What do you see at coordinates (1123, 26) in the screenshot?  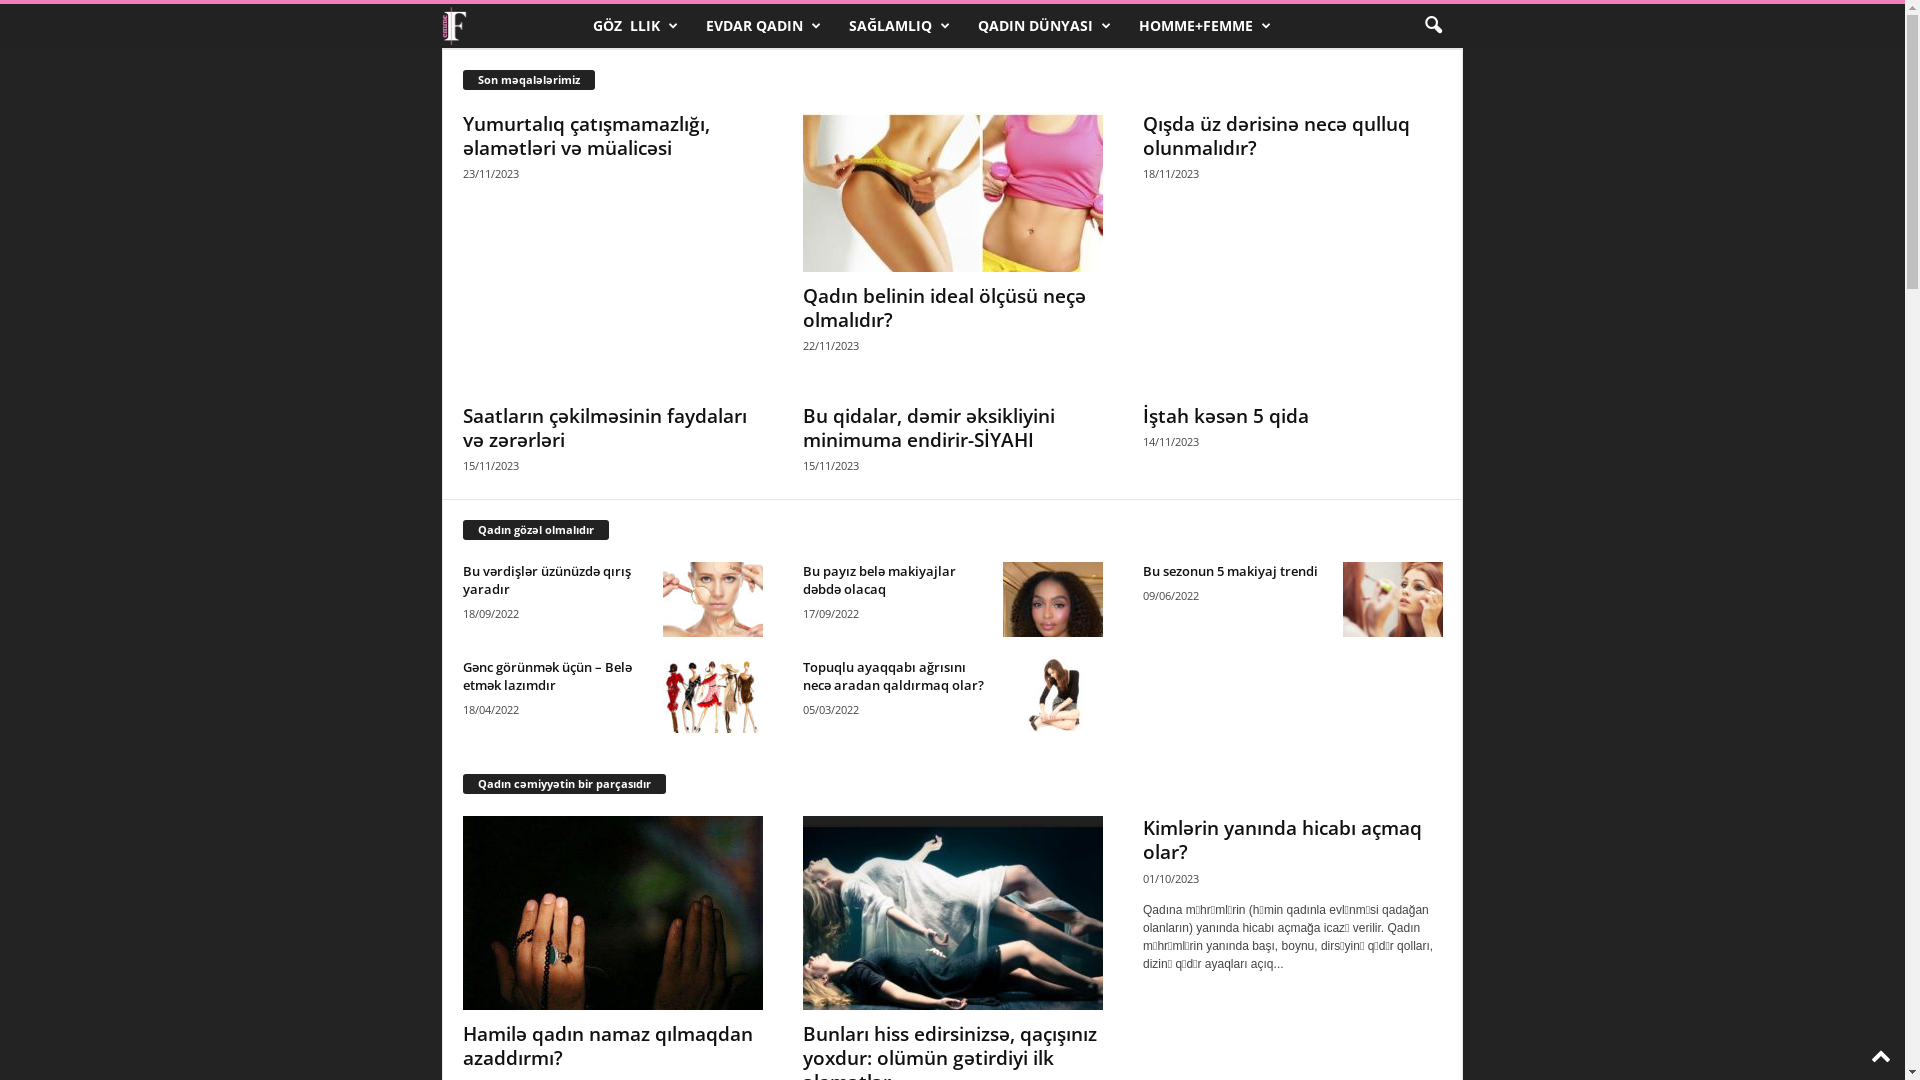 I see `'HOMME+FEMME'` at bounding box center [1123, 26].